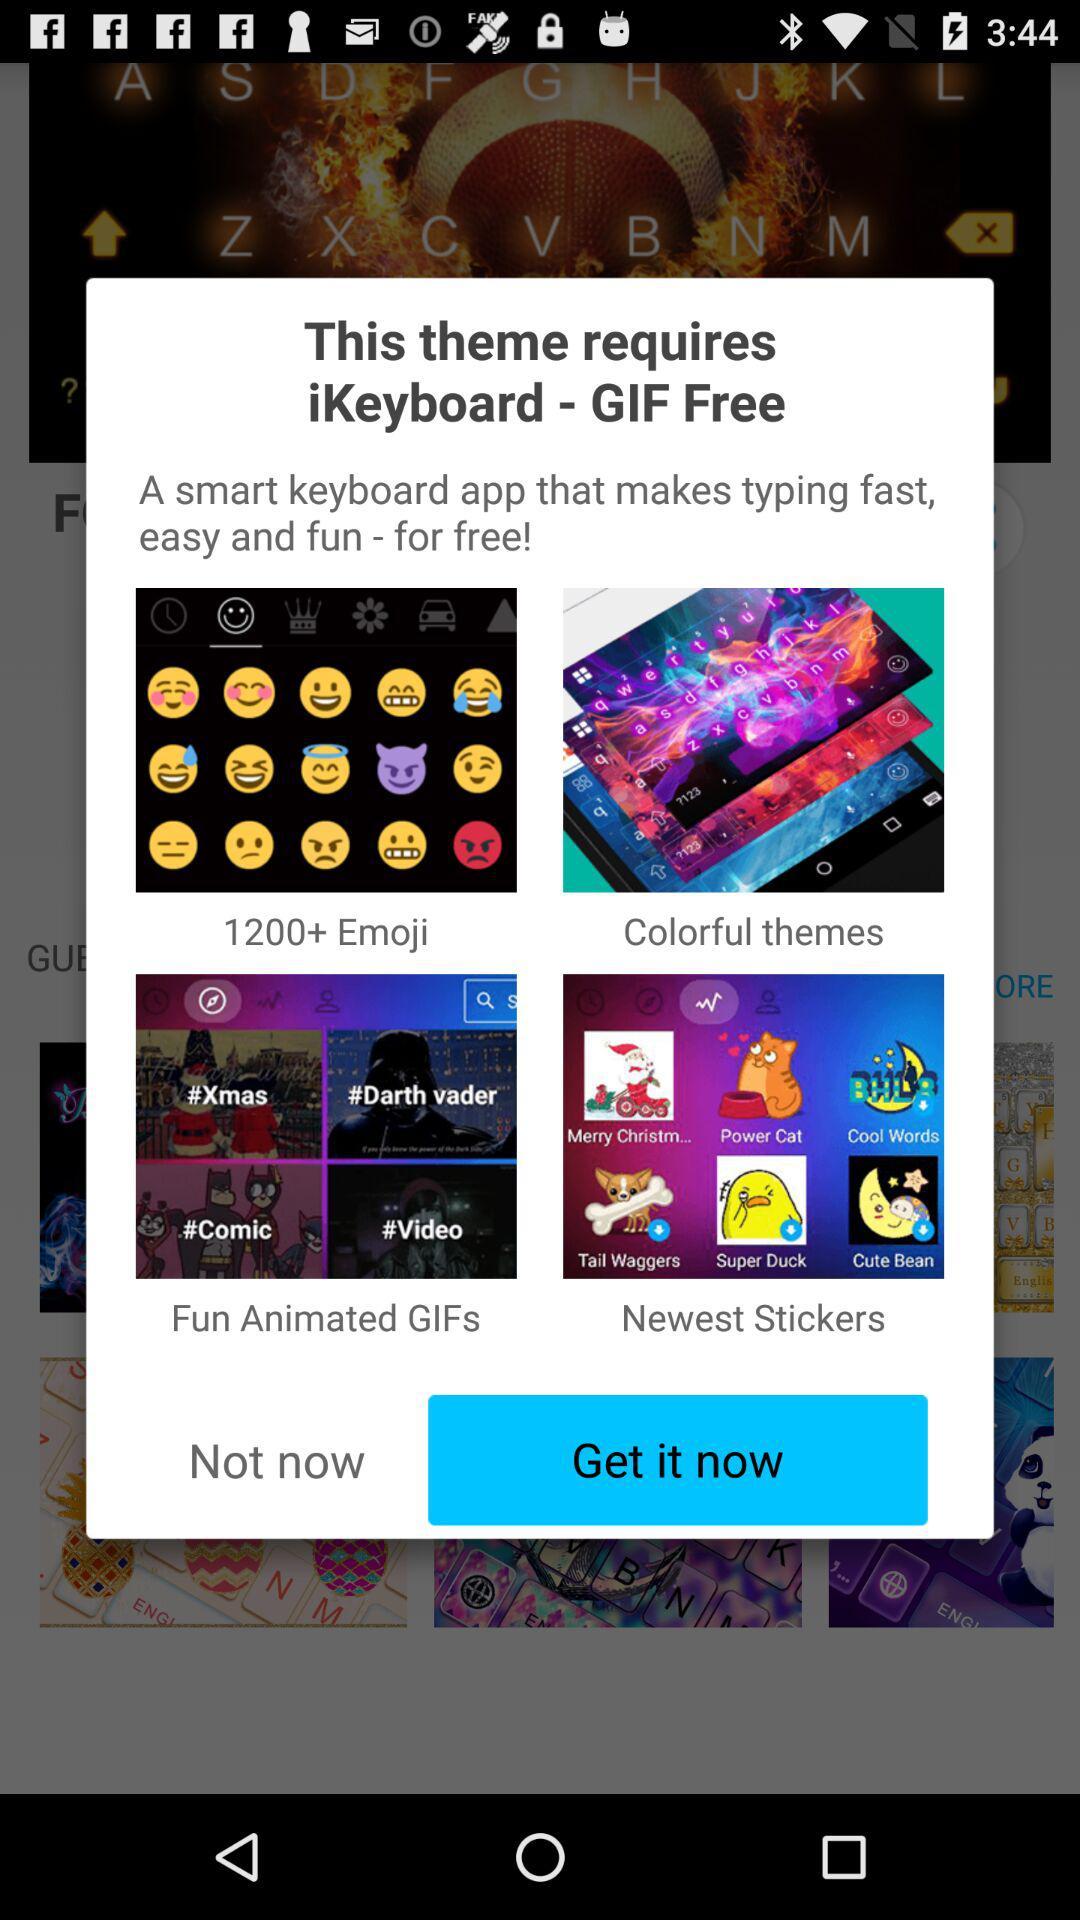  I want to click on get it now button, so click(677, 1460).